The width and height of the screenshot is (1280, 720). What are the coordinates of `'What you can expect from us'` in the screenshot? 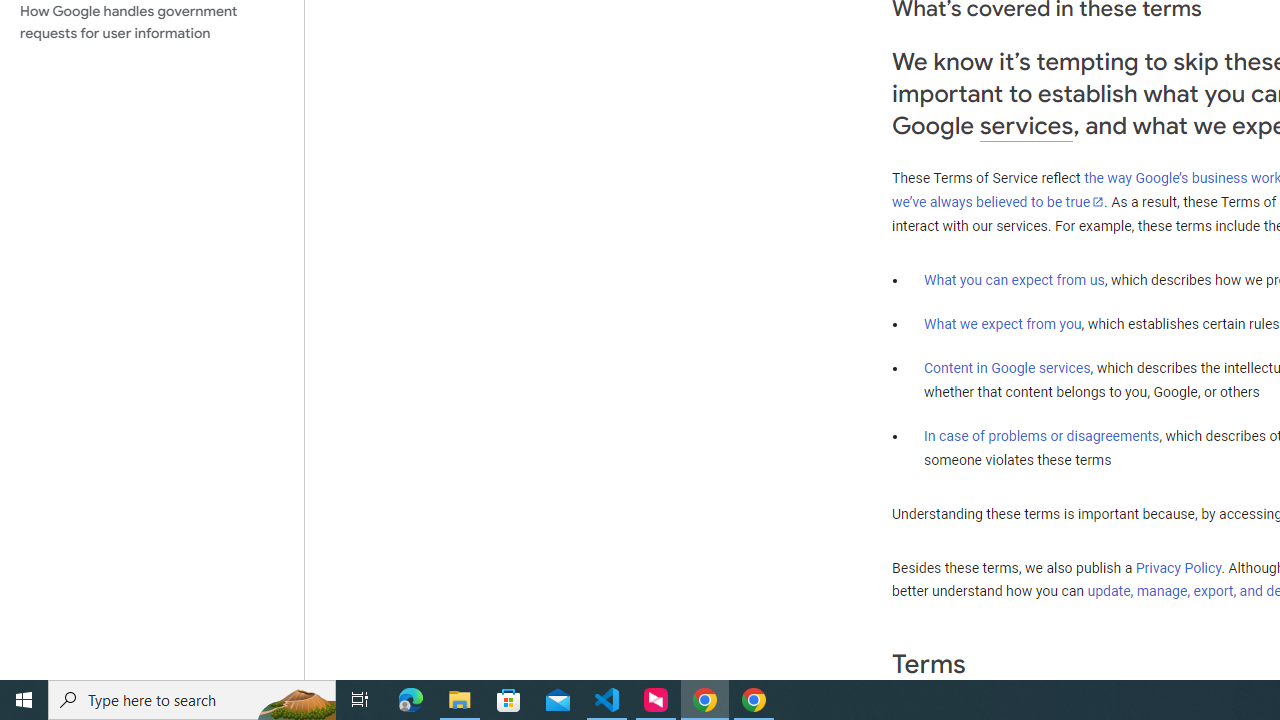 It's located at (1014, 279).